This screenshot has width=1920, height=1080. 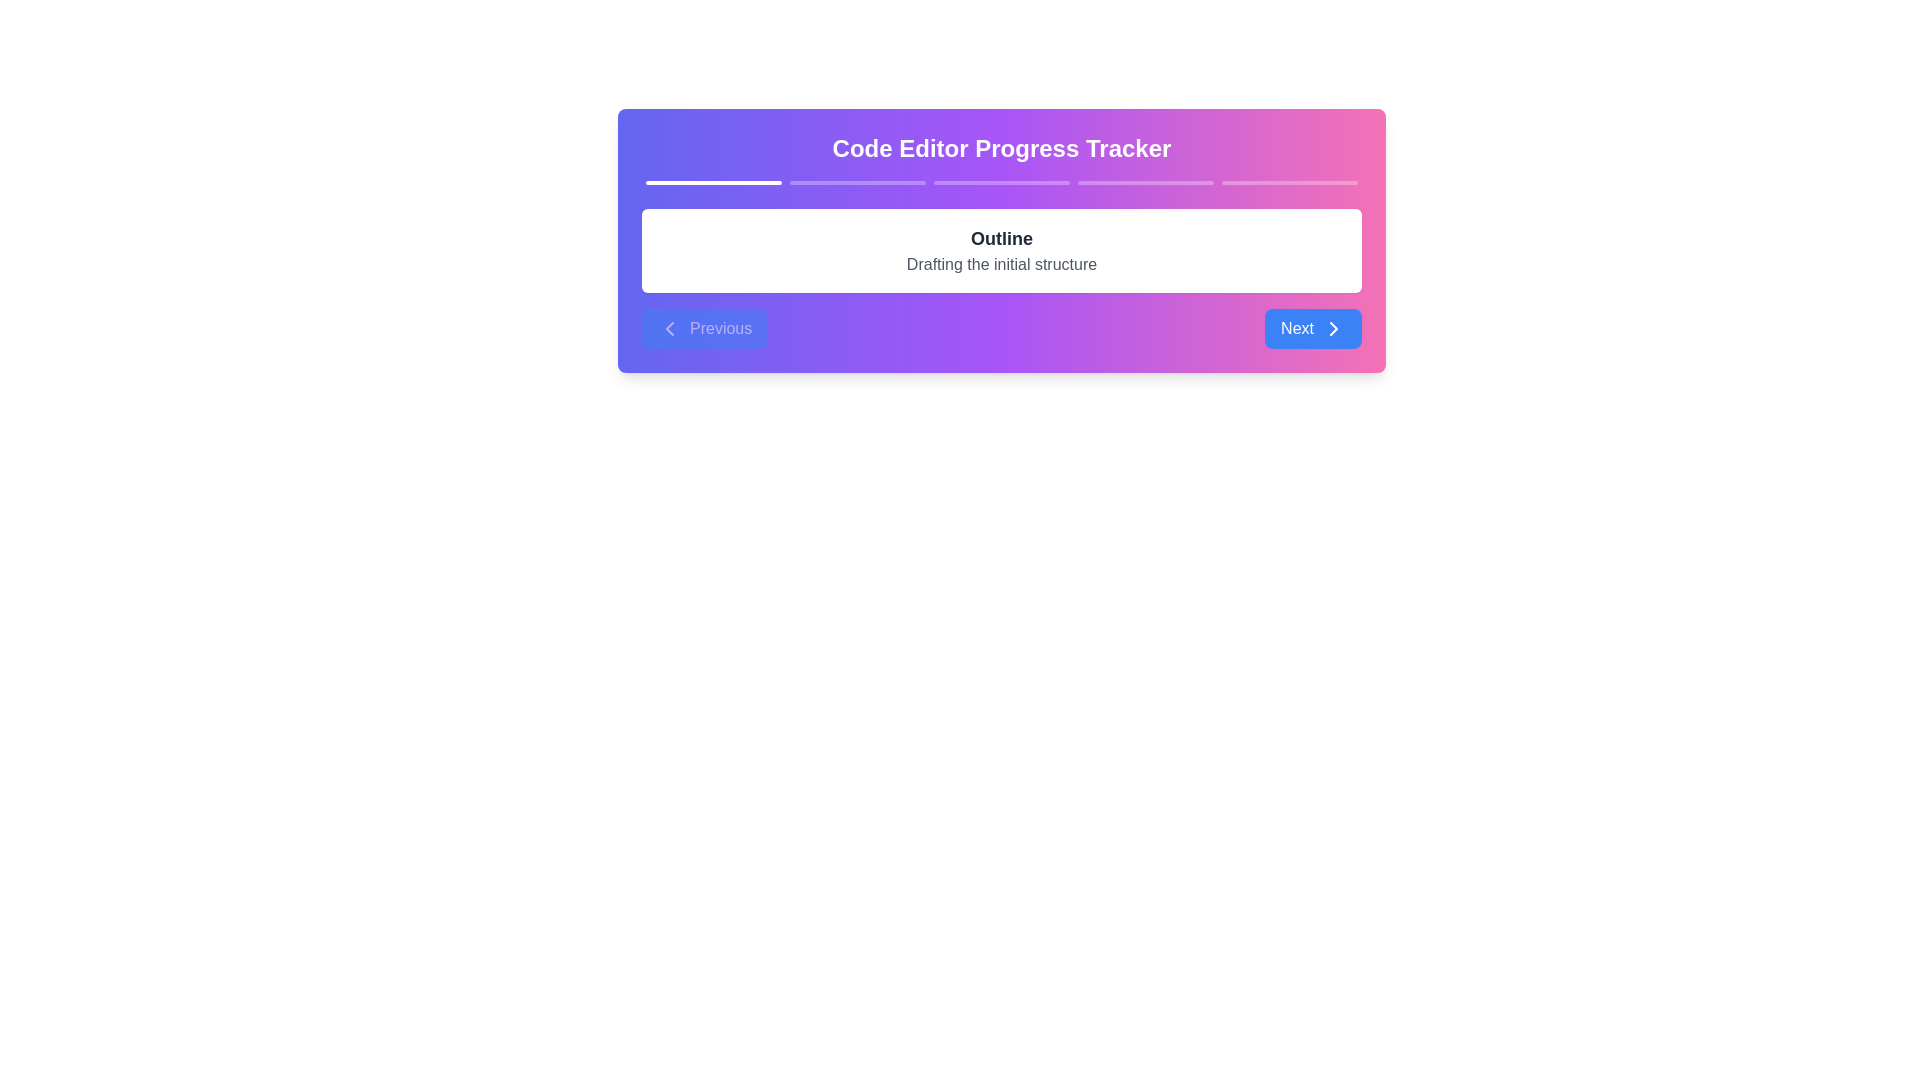 What do you see at coordinates (1334, 327) in the screenshot?
I see `the right-pointing arrow icon within the 'Next' button, which is styled with a modern, minimalistic design and located in the bottom-right of the component layout` at bounding box center [1334, 327].